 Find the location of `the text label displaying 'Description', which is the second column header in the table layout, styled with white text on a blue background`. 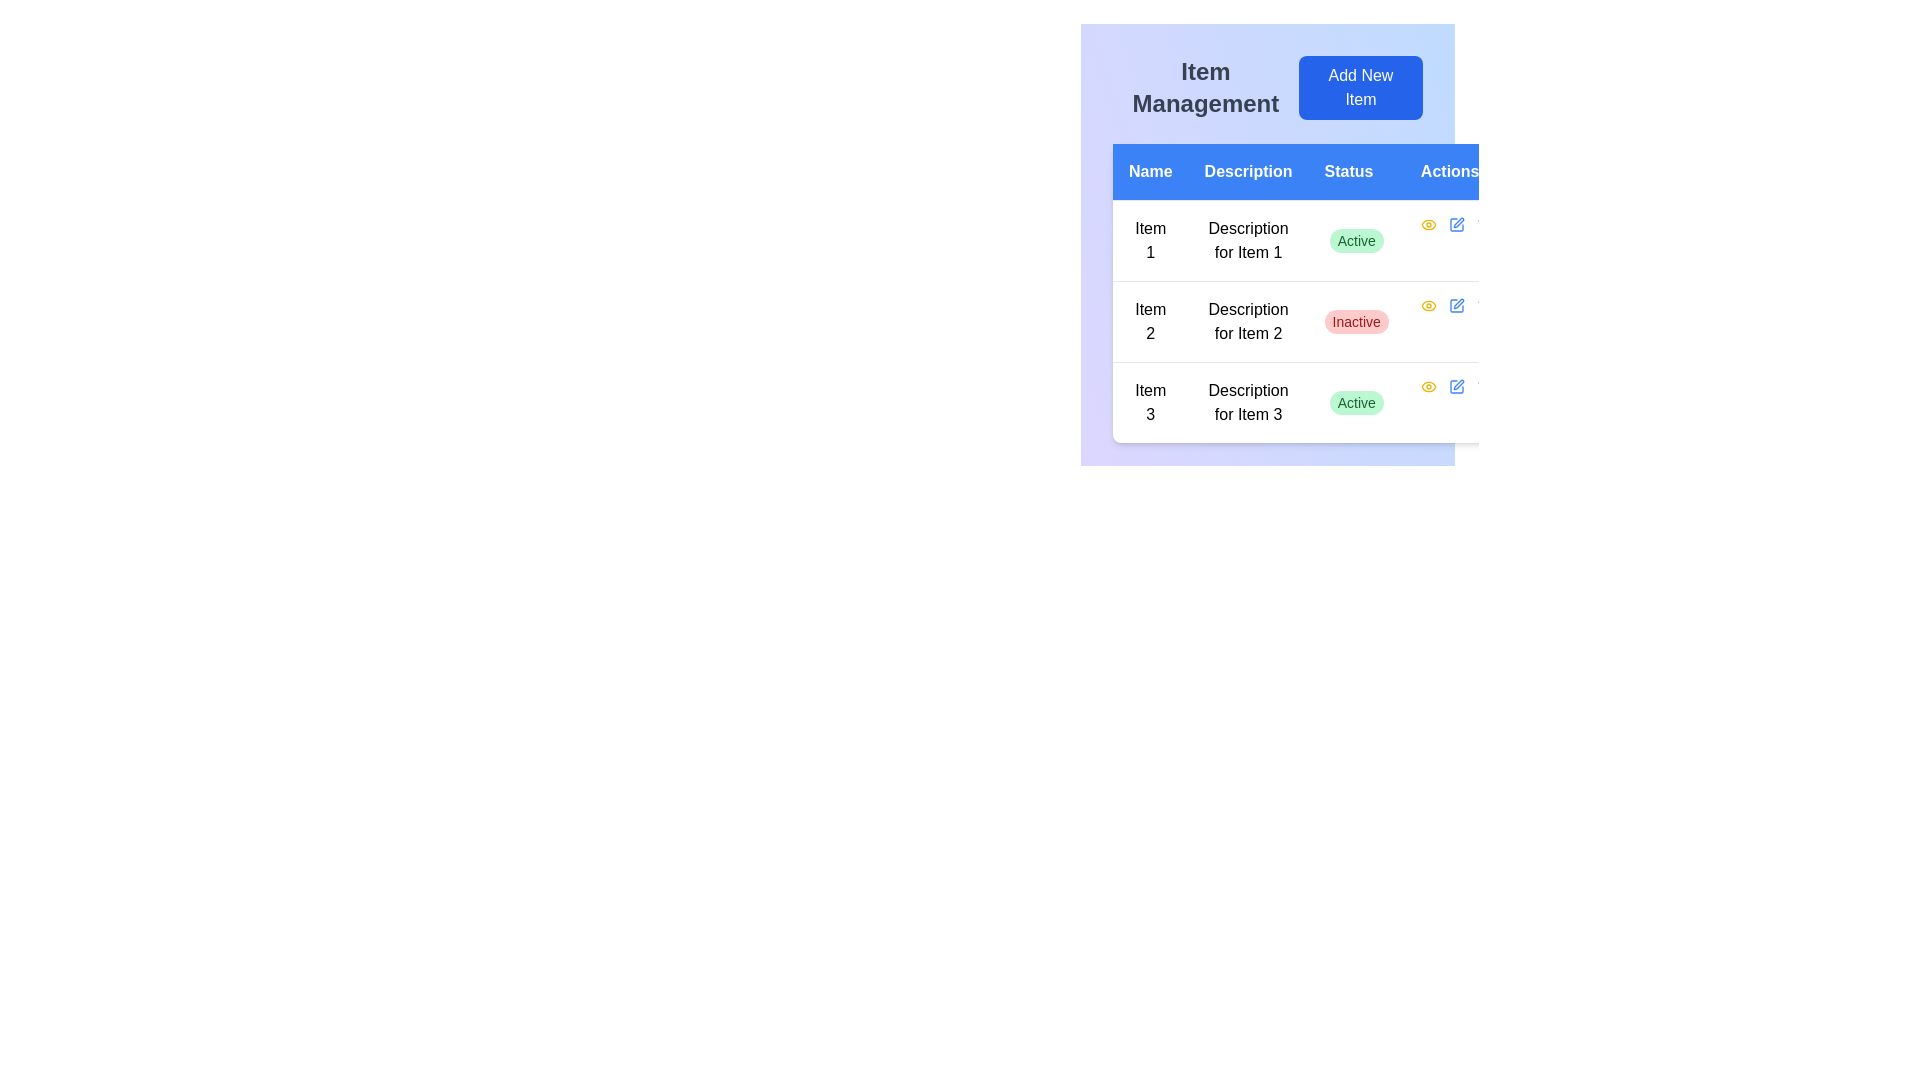

the text label displaying 'Description', which is the second column header in the table layout, styled with white text on a blue background is located at coordinates (1247, 171).